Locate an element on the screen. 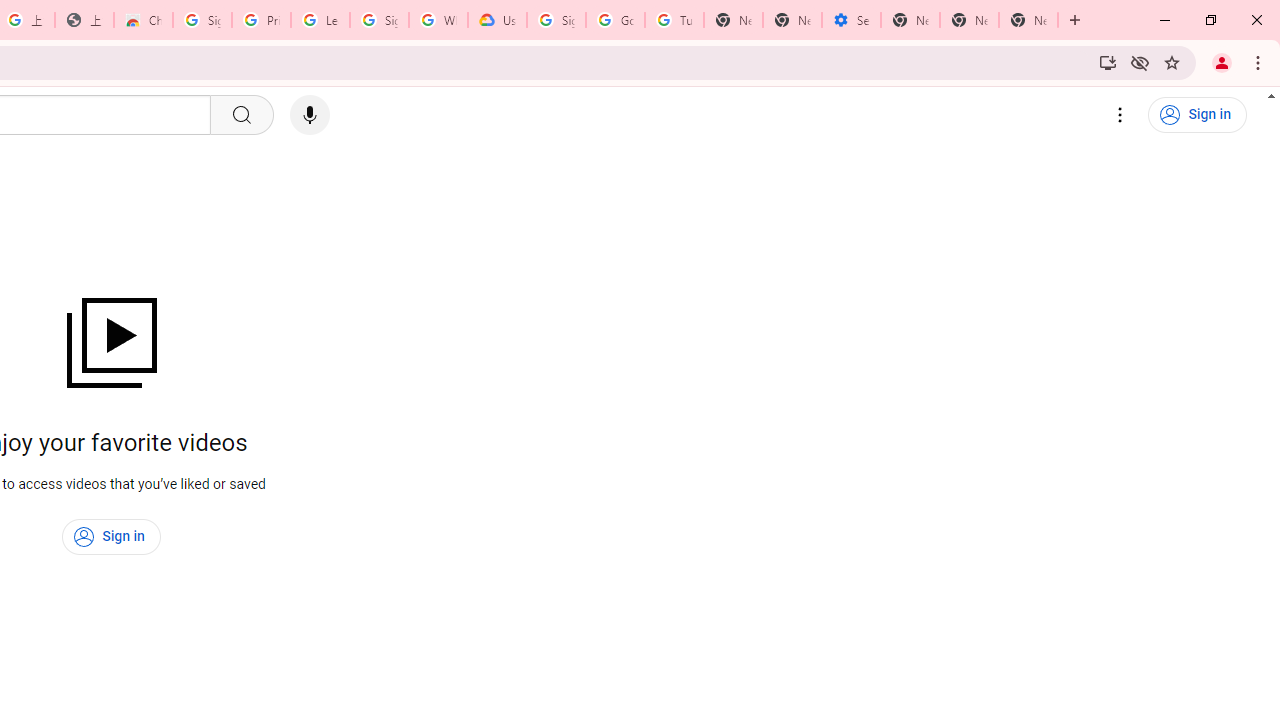 The height and width of the screenshot is (720, 1280). 'Settings - Addresses and more' is located at coordinates (851, 20).